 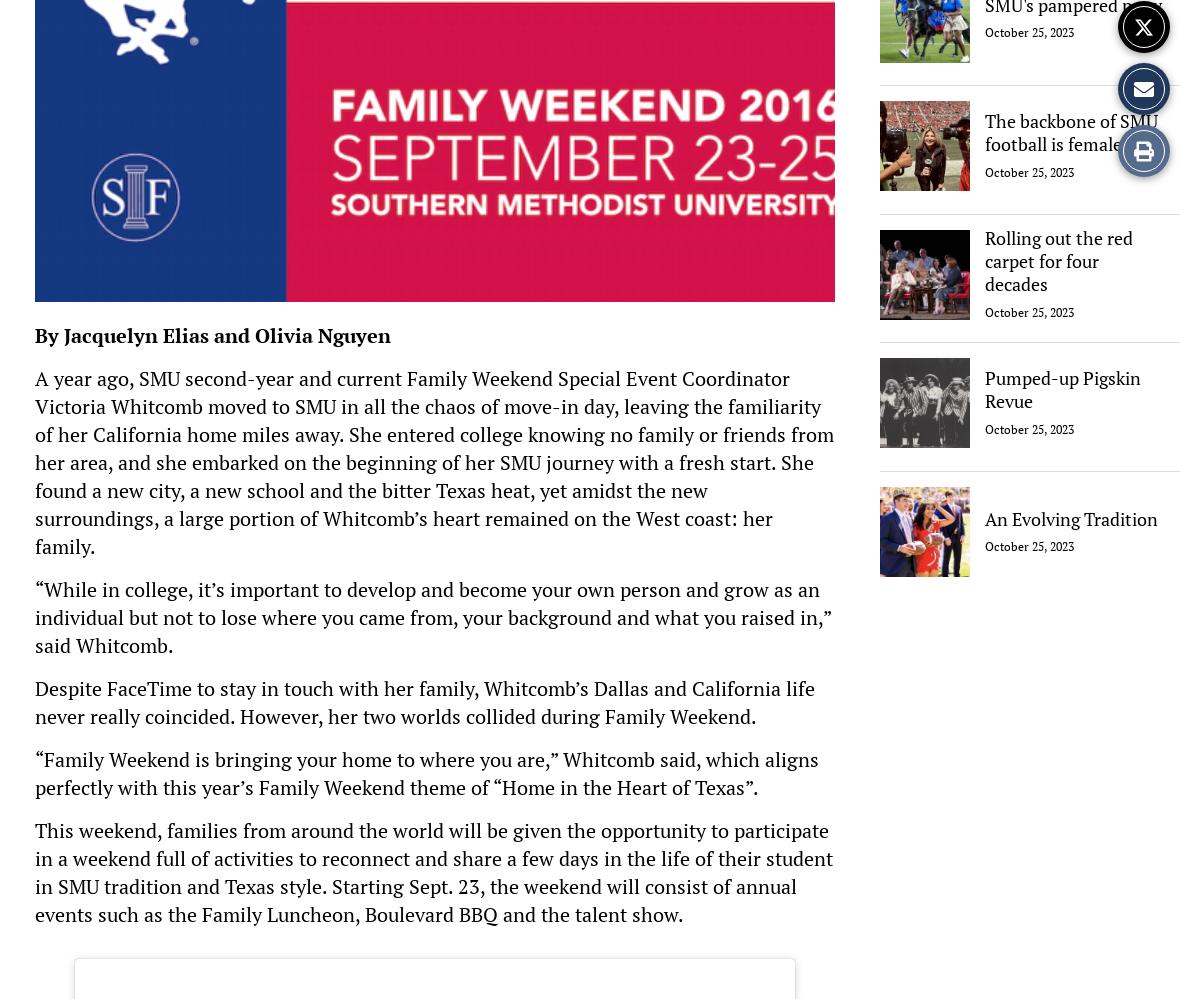 What do you see at coordinates (34, 871) in the screenshot?
I see `'This weekend, families from around the world will be given the opportunity to participate in a weekend full of activities to reconnect and share a few days in the life of their student in SMU tradition and Texas style. Starting Sept. 23, the weekend will consist of annual events such as the Family Luncheon, Boulevard BBQ and the talent show.'` at bounding box center [34, 871].